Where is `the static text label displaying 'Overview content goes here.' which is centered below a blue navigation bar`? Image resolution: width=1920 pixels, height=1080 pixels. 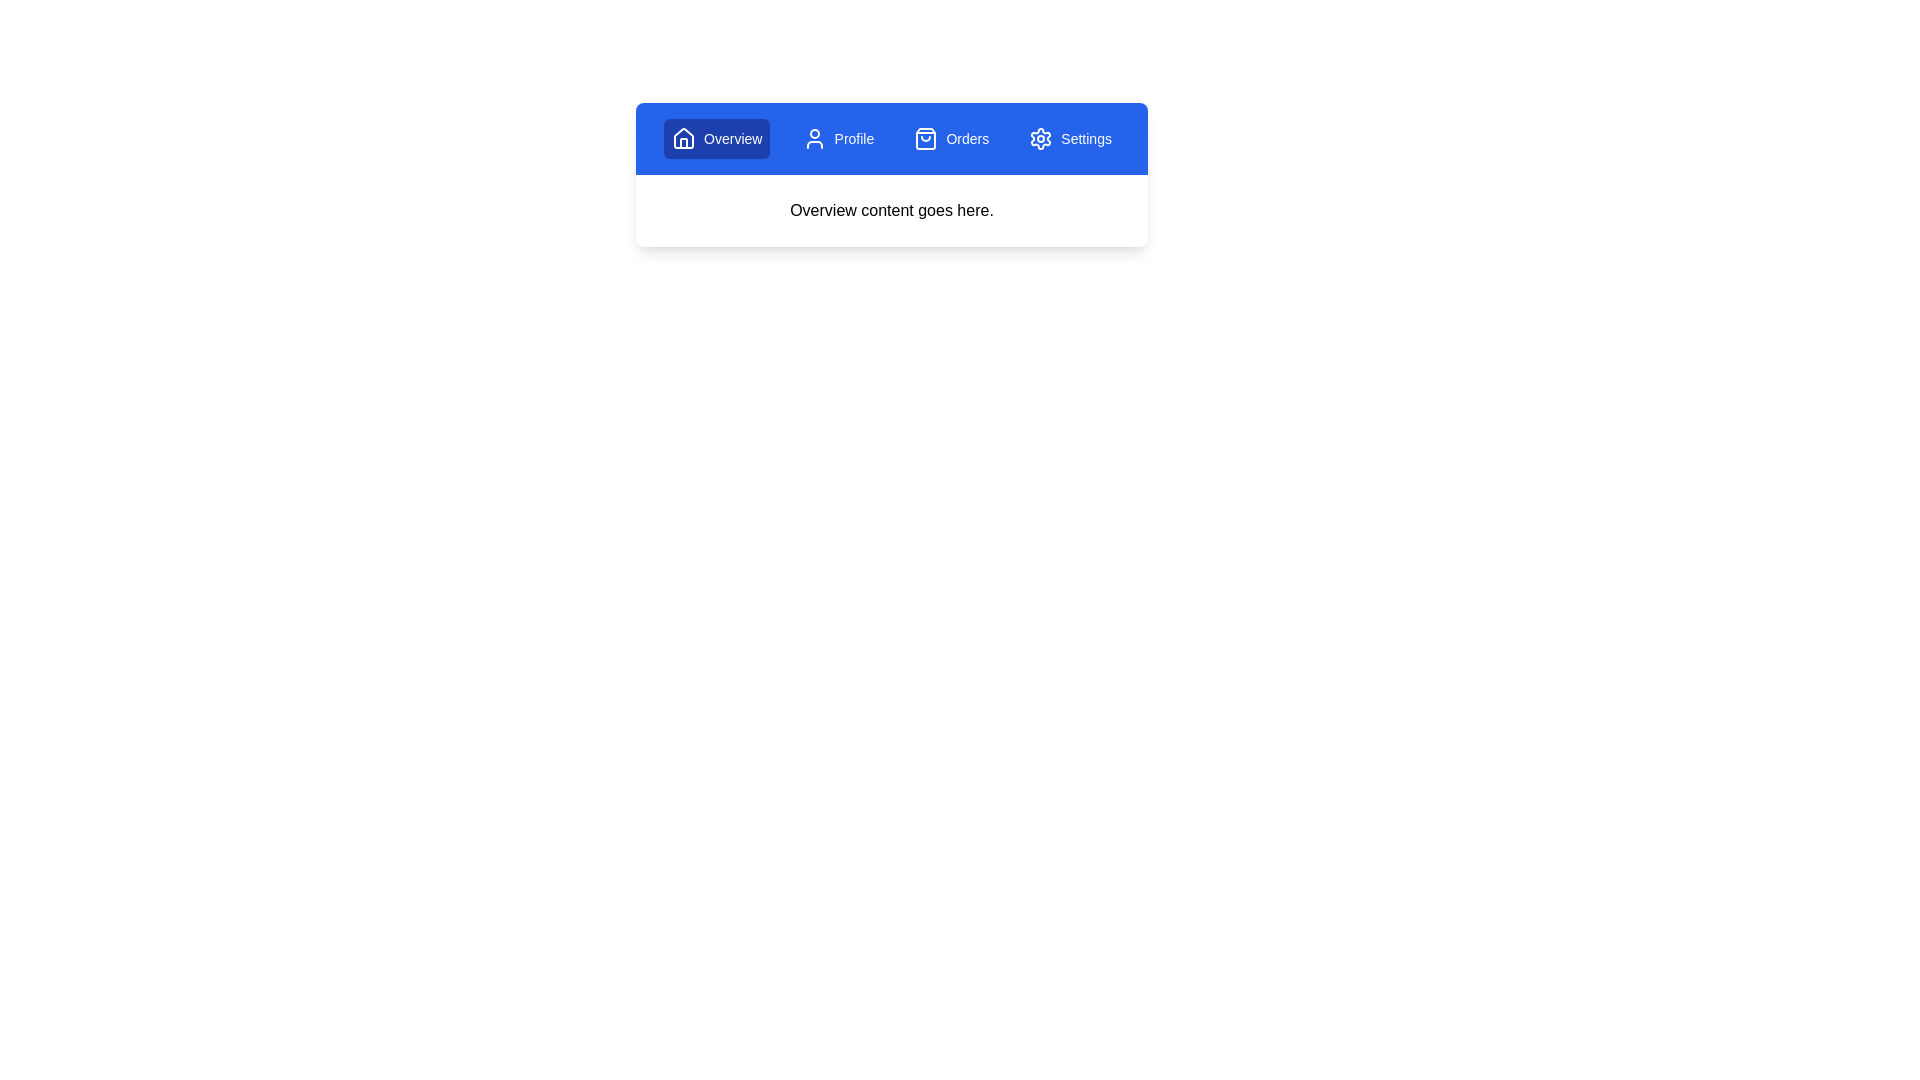
the static text label displaying 'Overview content goes here.' which is centered below a blue navigation bar is located at coordinates (891, 211).